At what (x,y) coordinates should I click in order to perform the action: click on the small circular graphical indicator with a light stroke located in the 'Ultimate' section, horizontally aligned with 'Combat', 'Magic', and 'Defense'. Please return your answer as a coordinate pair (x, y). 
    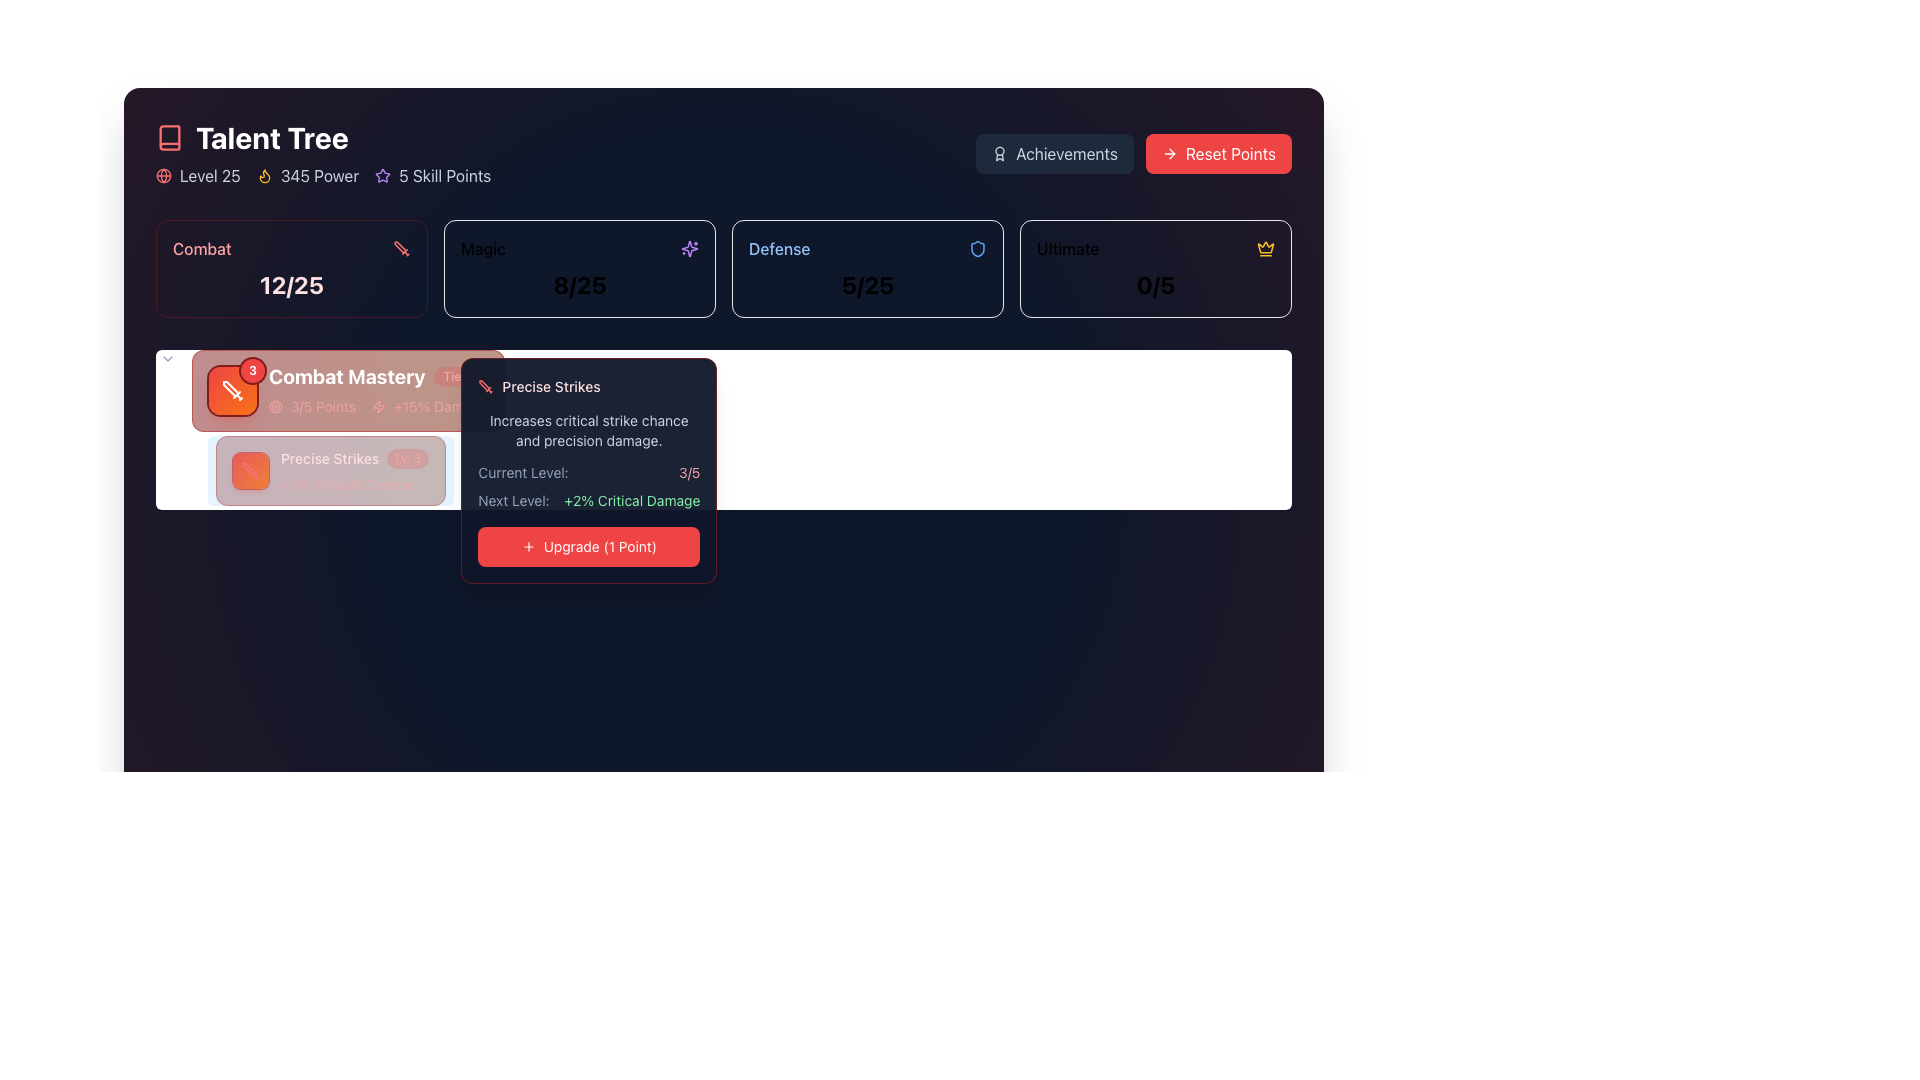
    Looking at the image, I should click on (1204, 319).